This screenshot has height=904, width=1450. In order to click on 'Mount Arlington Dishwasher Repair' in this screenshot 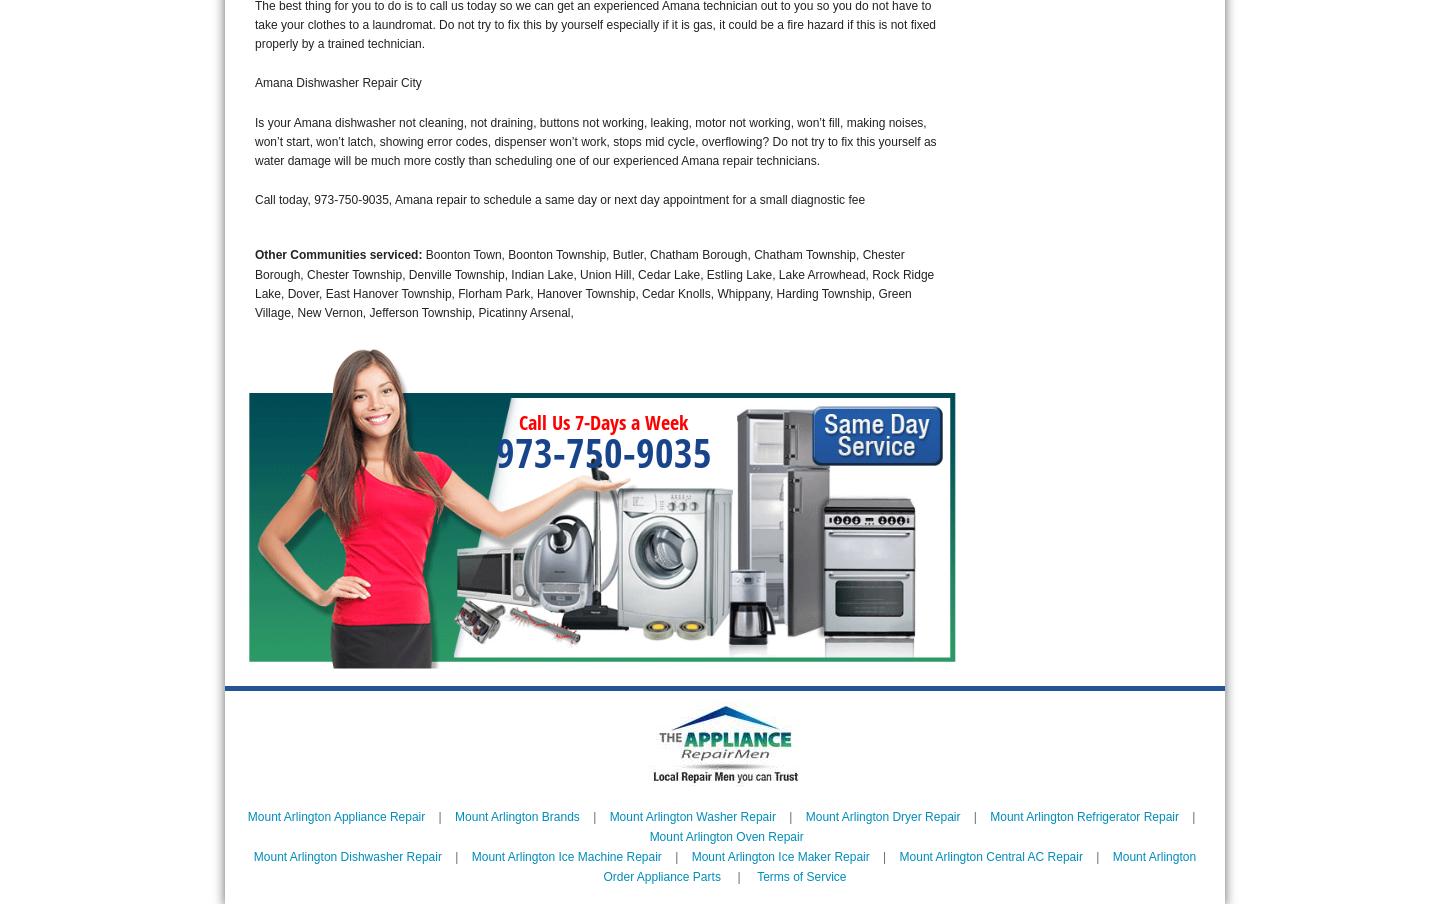, I will do `click(346, 855)`.